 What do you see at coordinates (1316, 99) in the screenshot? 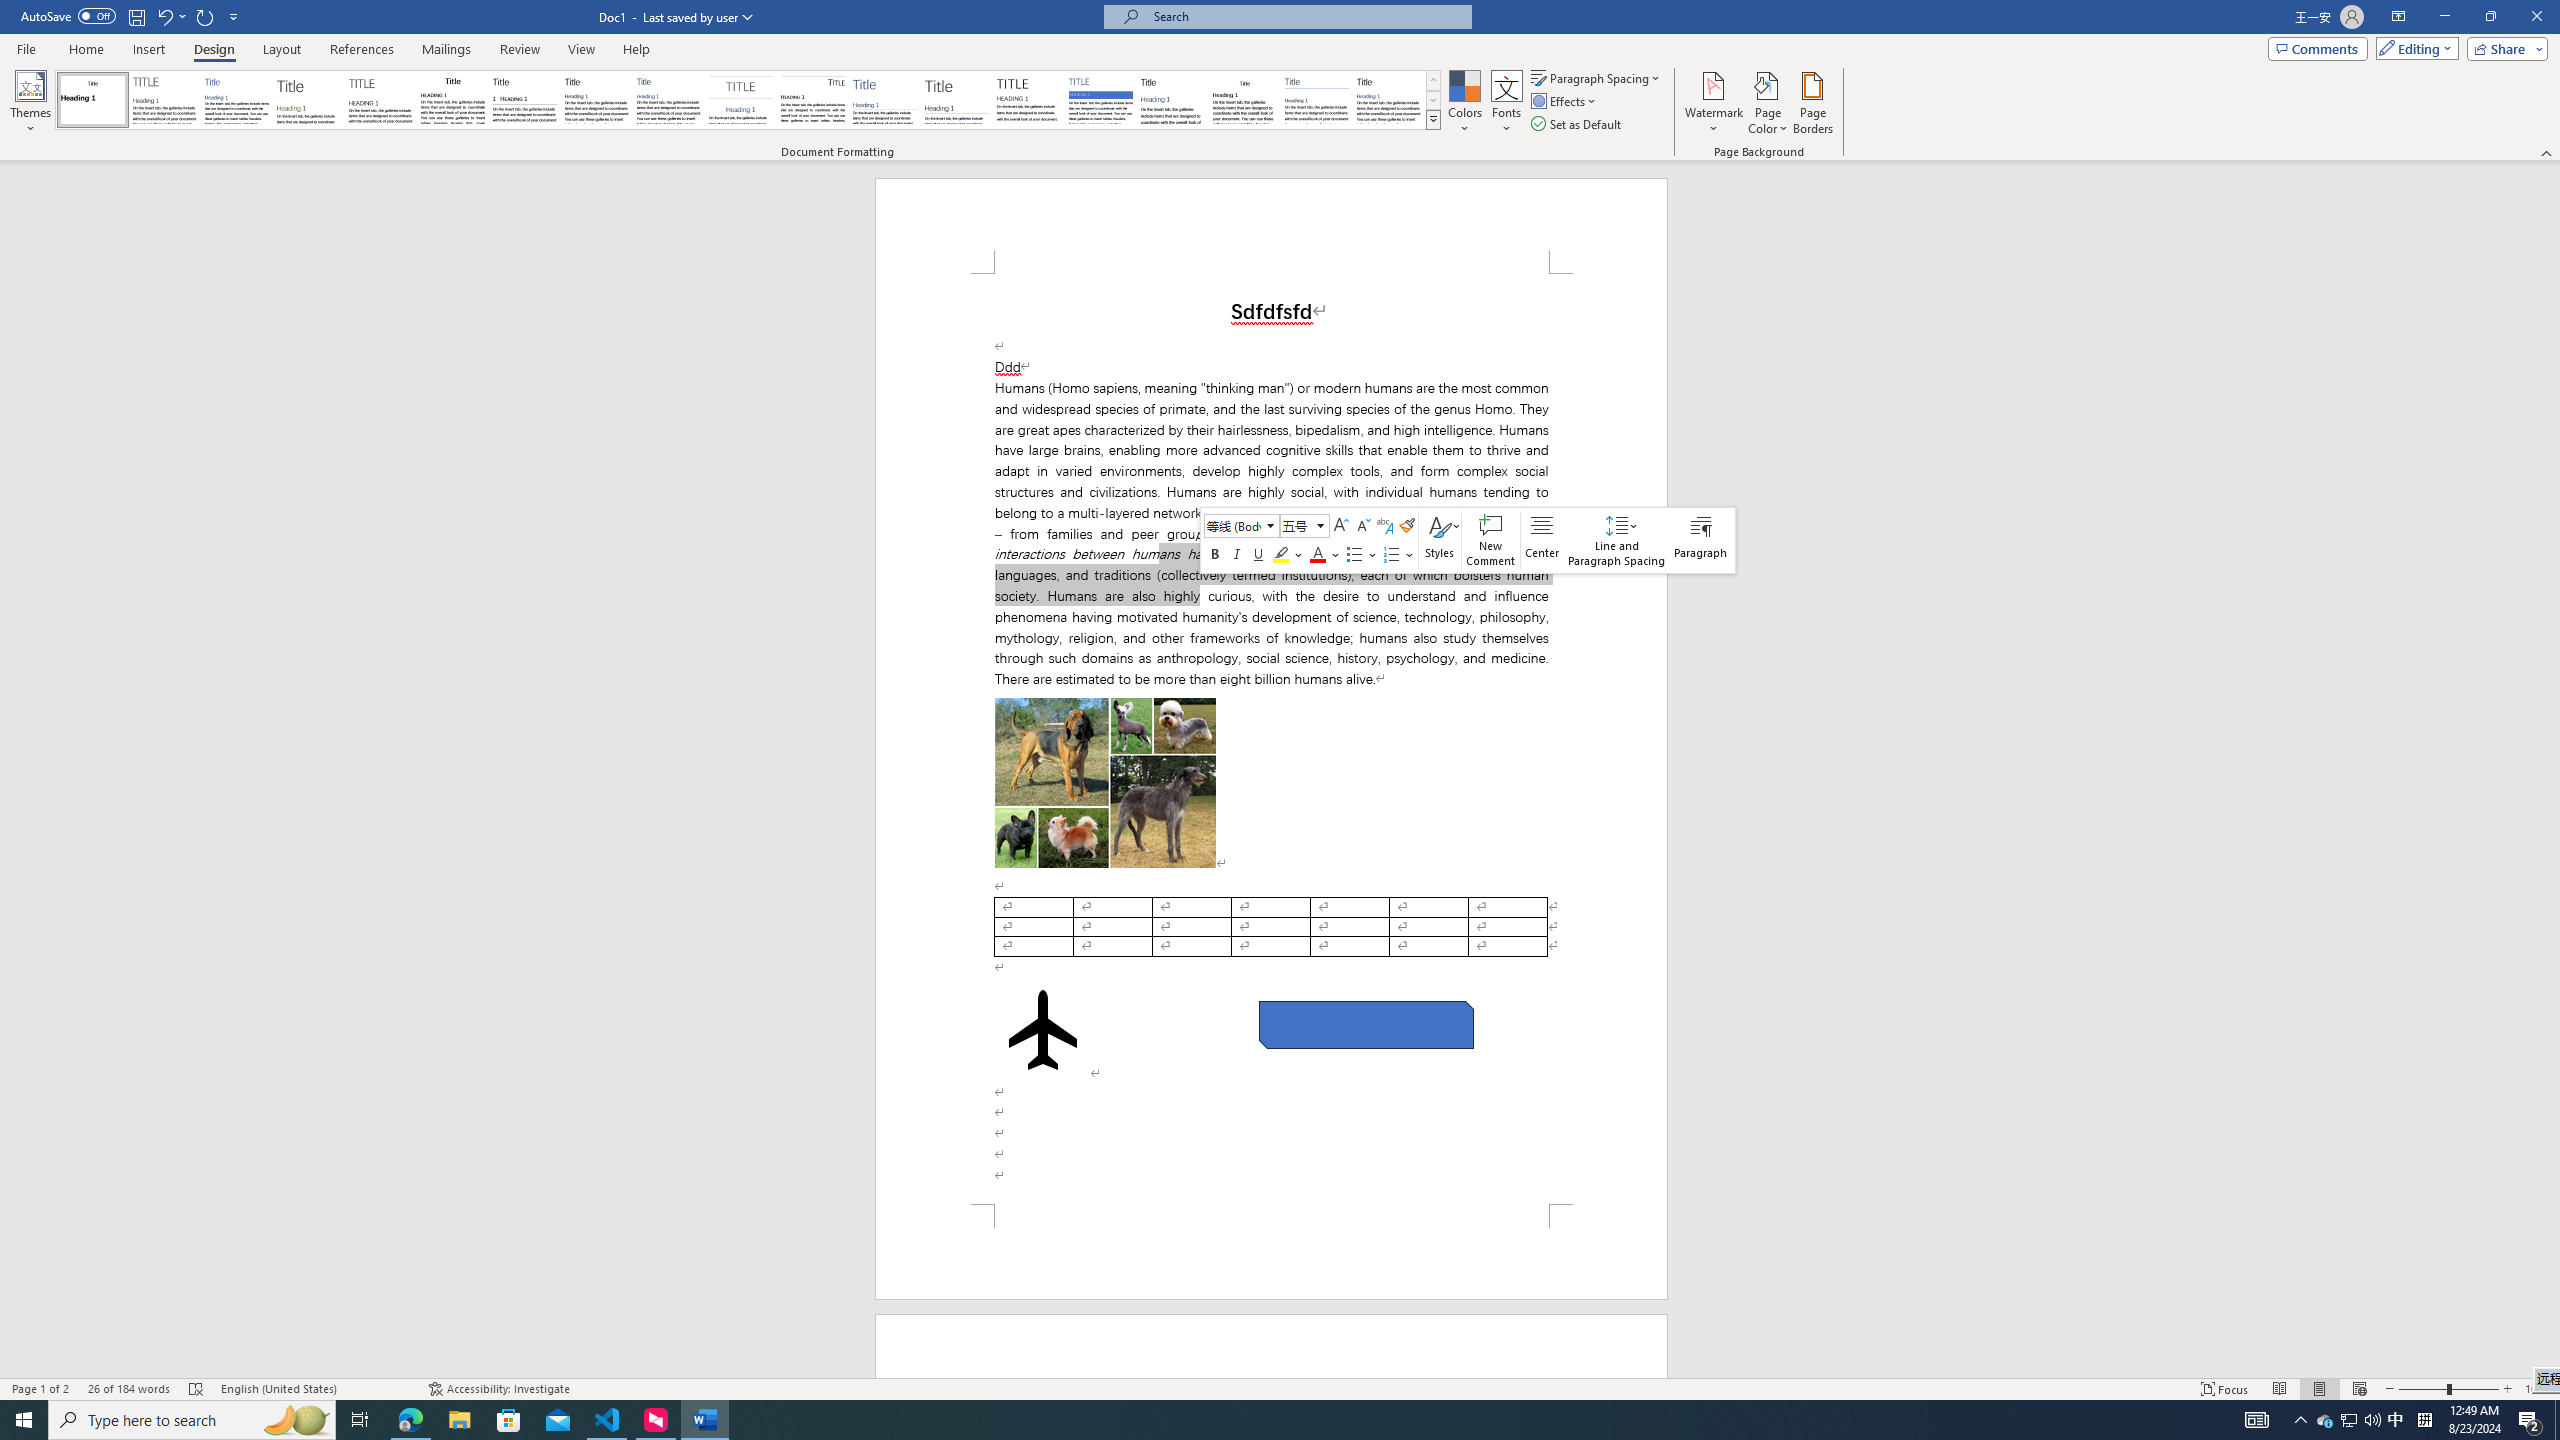
I see `'Word 2010'` at bounding box center [1316, 99].